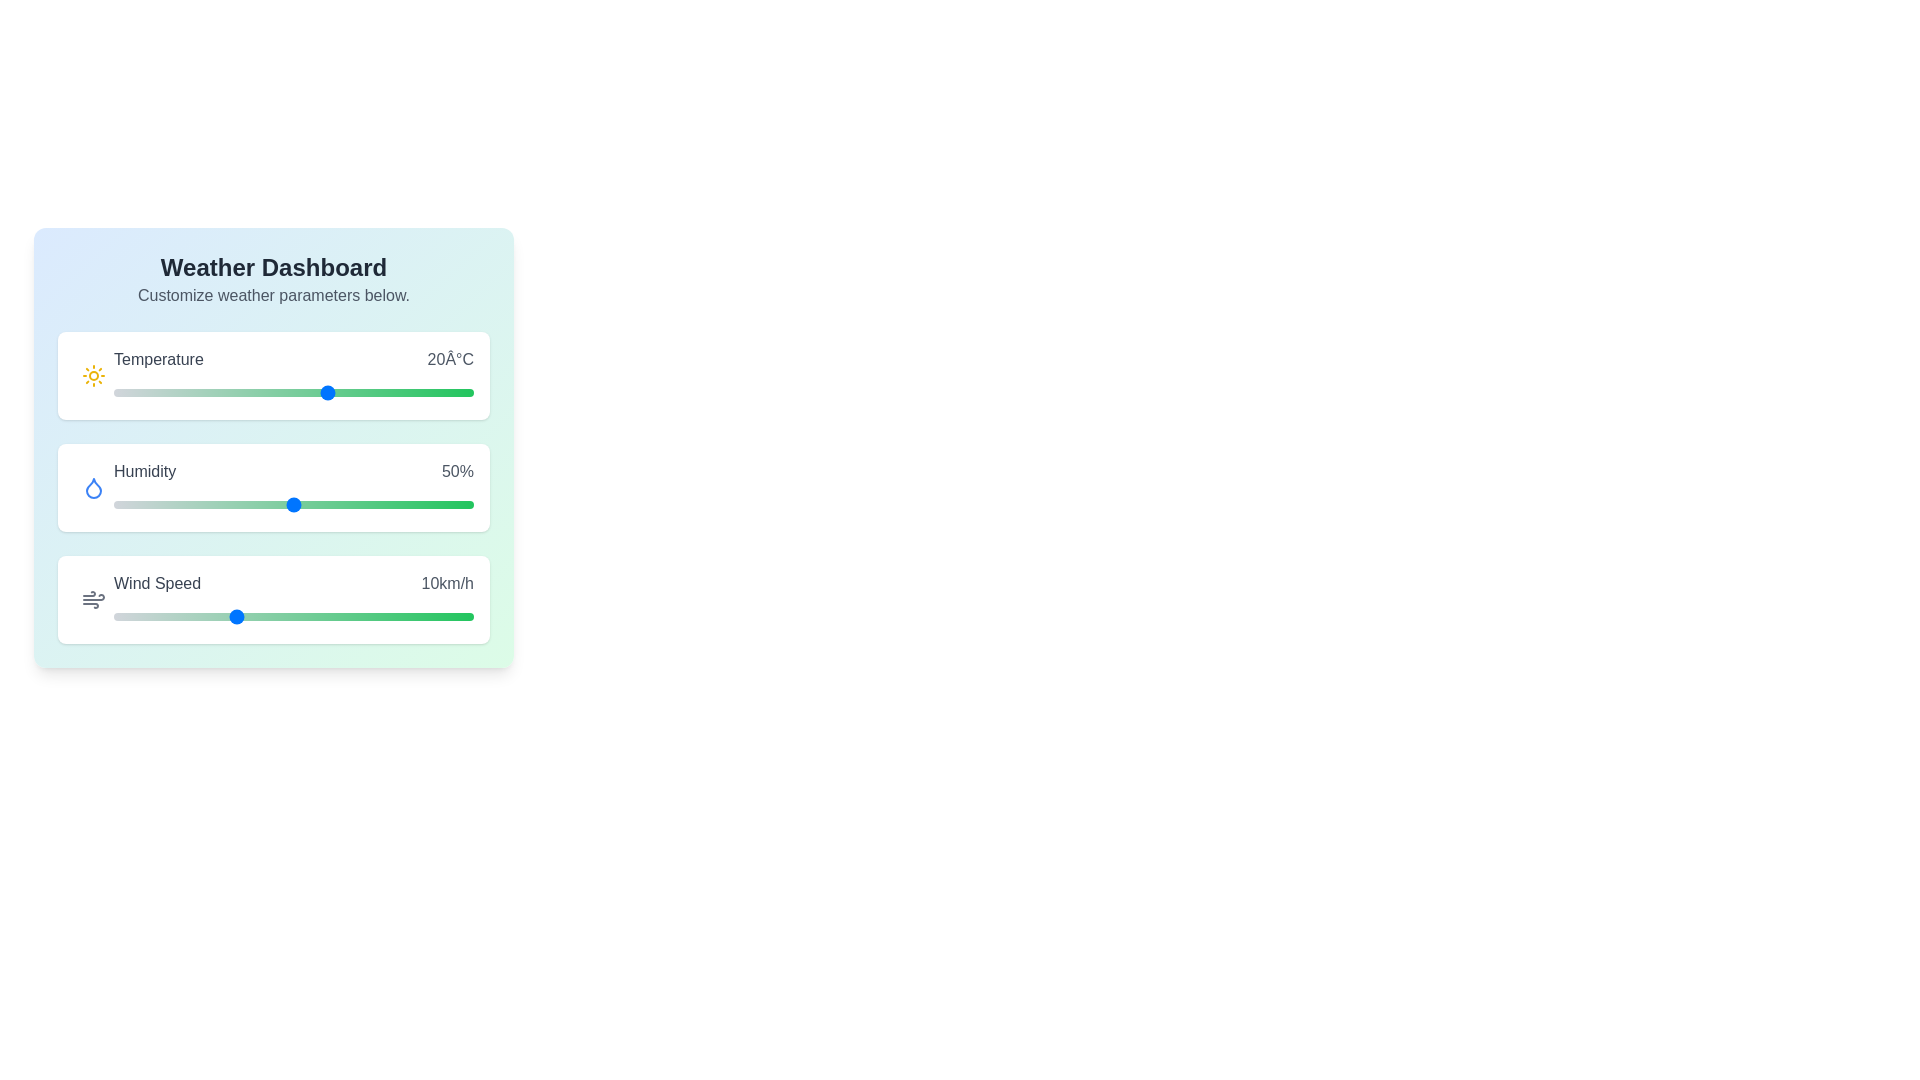  Describe the element at coordinates (131, 504) in the screenshot. I see `the humidity slider to 5%` at that location.